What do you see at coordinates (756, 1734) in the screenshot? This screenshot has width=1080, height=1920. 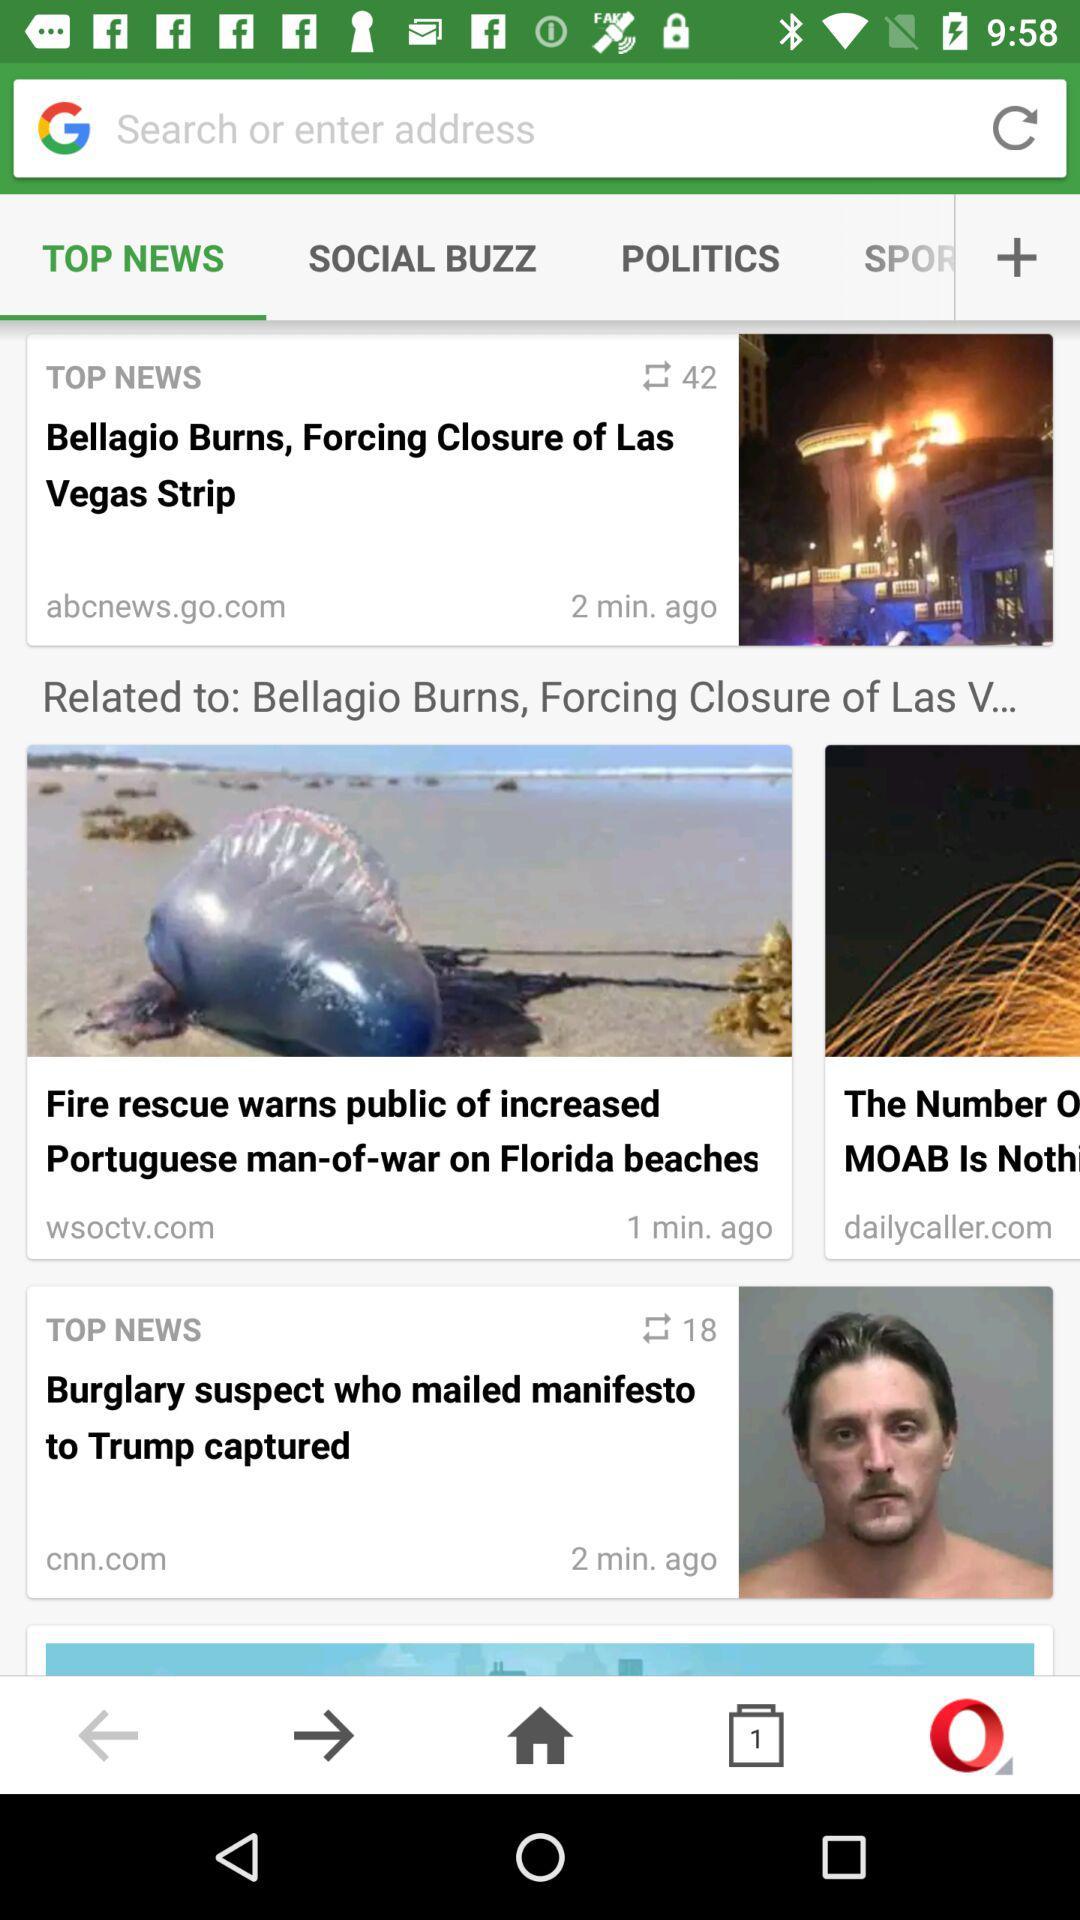 I see `the delete icon` at bounding box center [756, 1734].